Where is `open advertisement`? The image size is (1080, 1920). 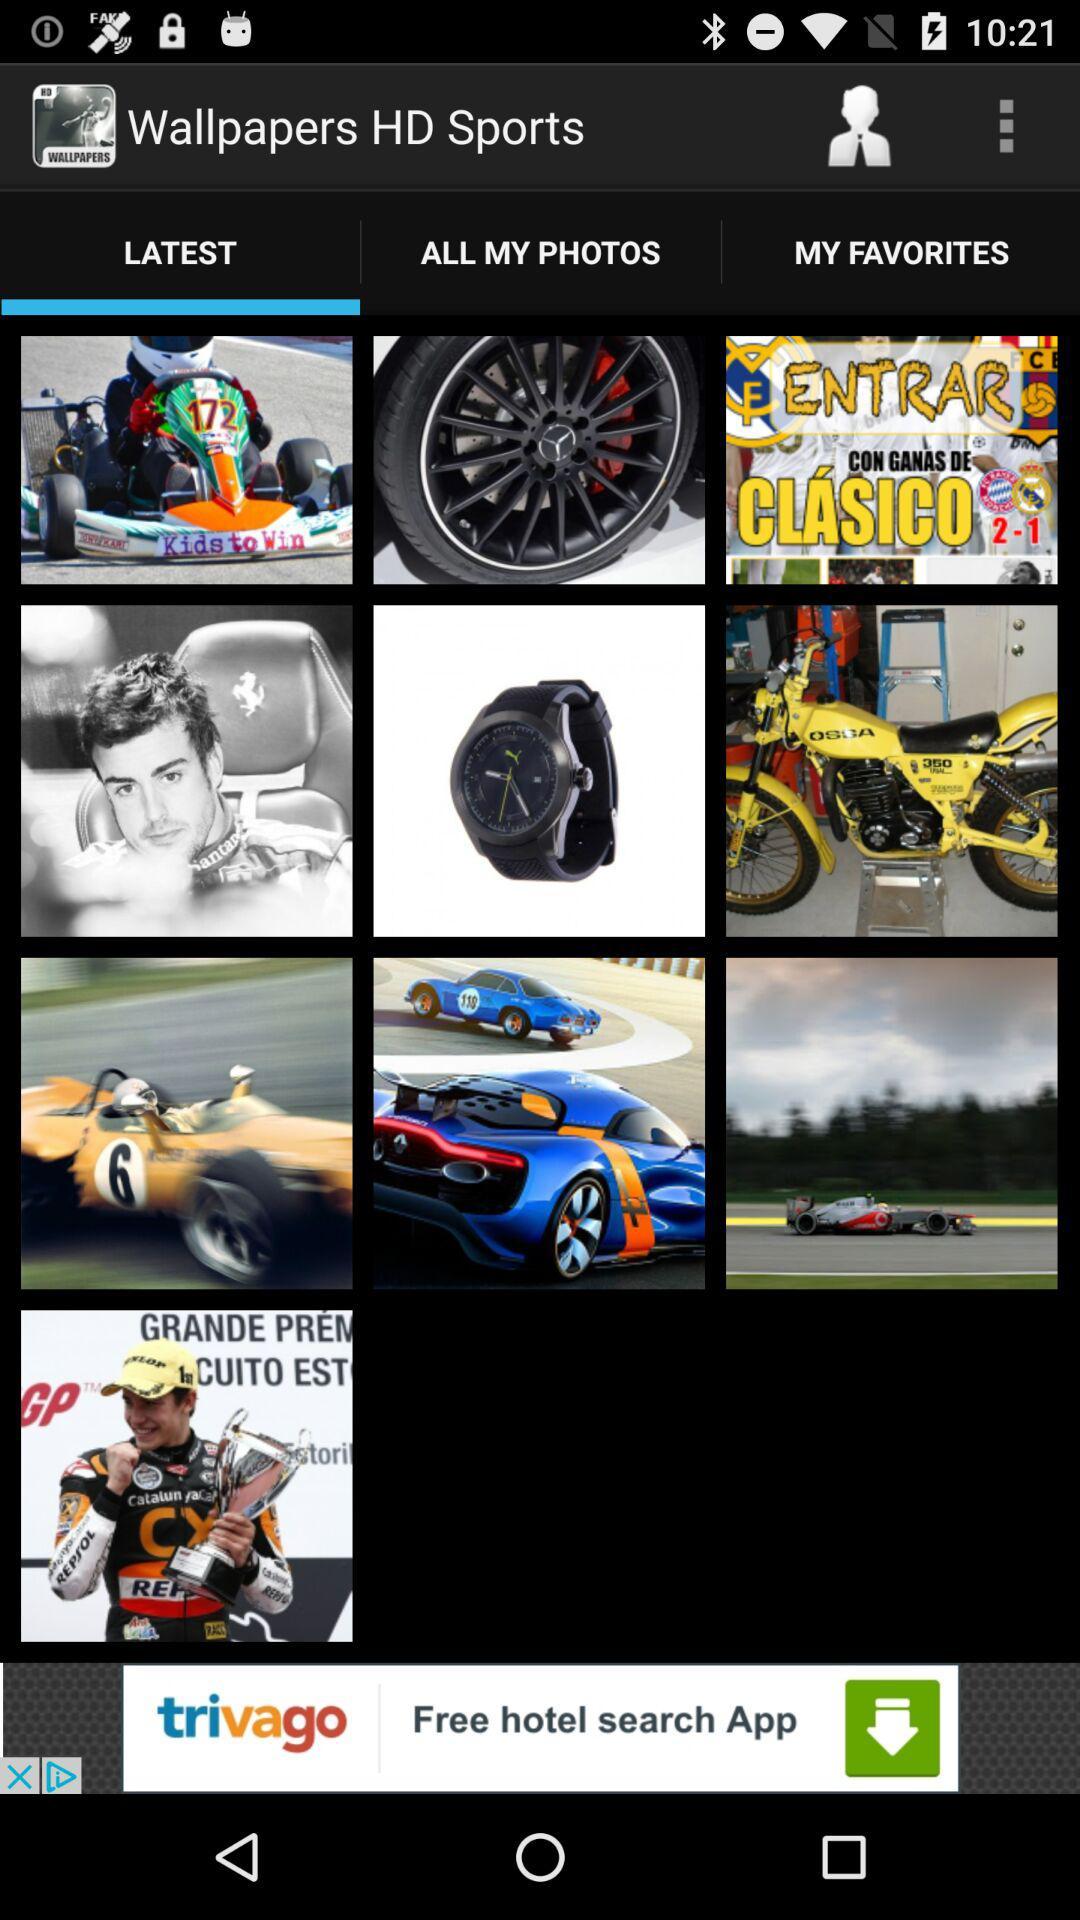
open advertisement is located at coordinates (540, 1727).